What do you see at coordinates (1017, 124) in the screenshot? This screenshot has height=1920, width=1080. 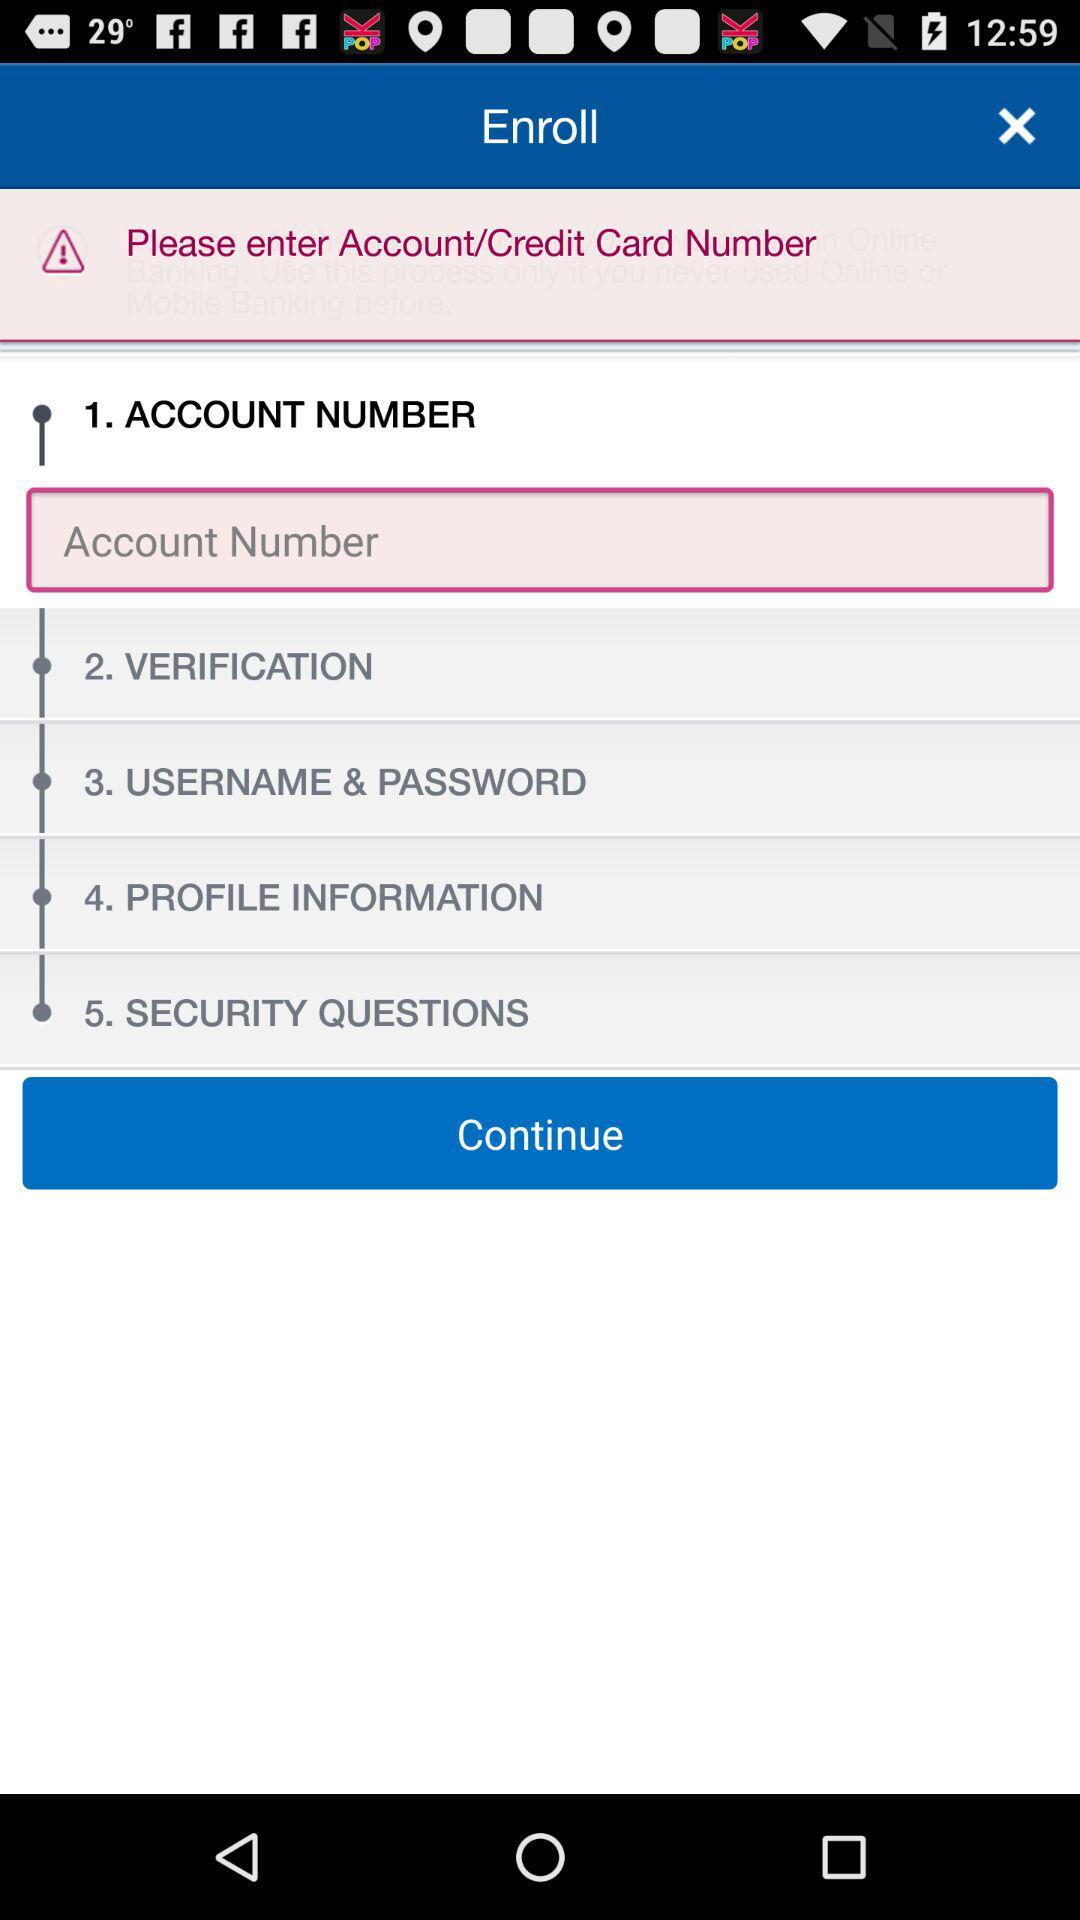 I see `the item to the right of the please enter account` at bounding box center [1017, 124].